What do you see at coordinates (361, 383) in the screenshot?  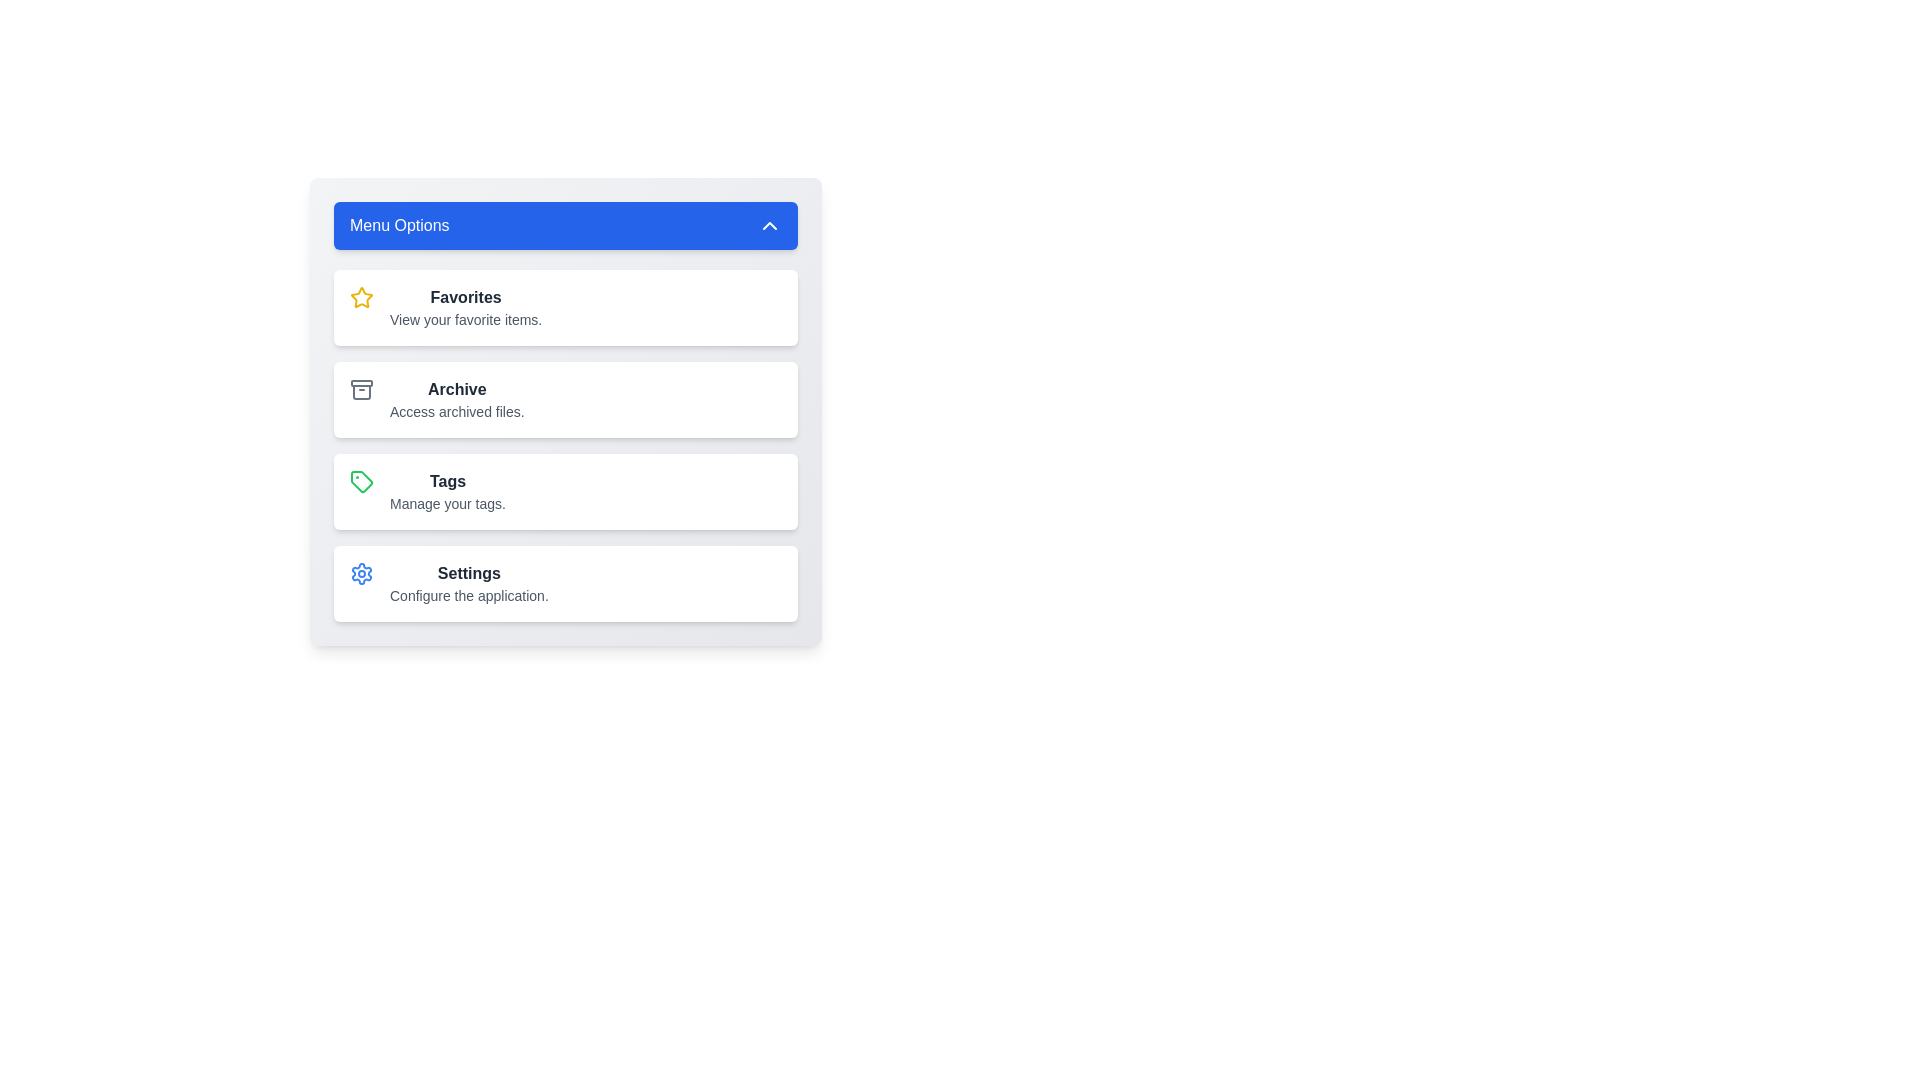 I see `the rounded gray rectangle that is part of the 'Archive' menu icon, located to the left of the text label 'Archive: Access archived files.'` at bounding box center [361, 383].